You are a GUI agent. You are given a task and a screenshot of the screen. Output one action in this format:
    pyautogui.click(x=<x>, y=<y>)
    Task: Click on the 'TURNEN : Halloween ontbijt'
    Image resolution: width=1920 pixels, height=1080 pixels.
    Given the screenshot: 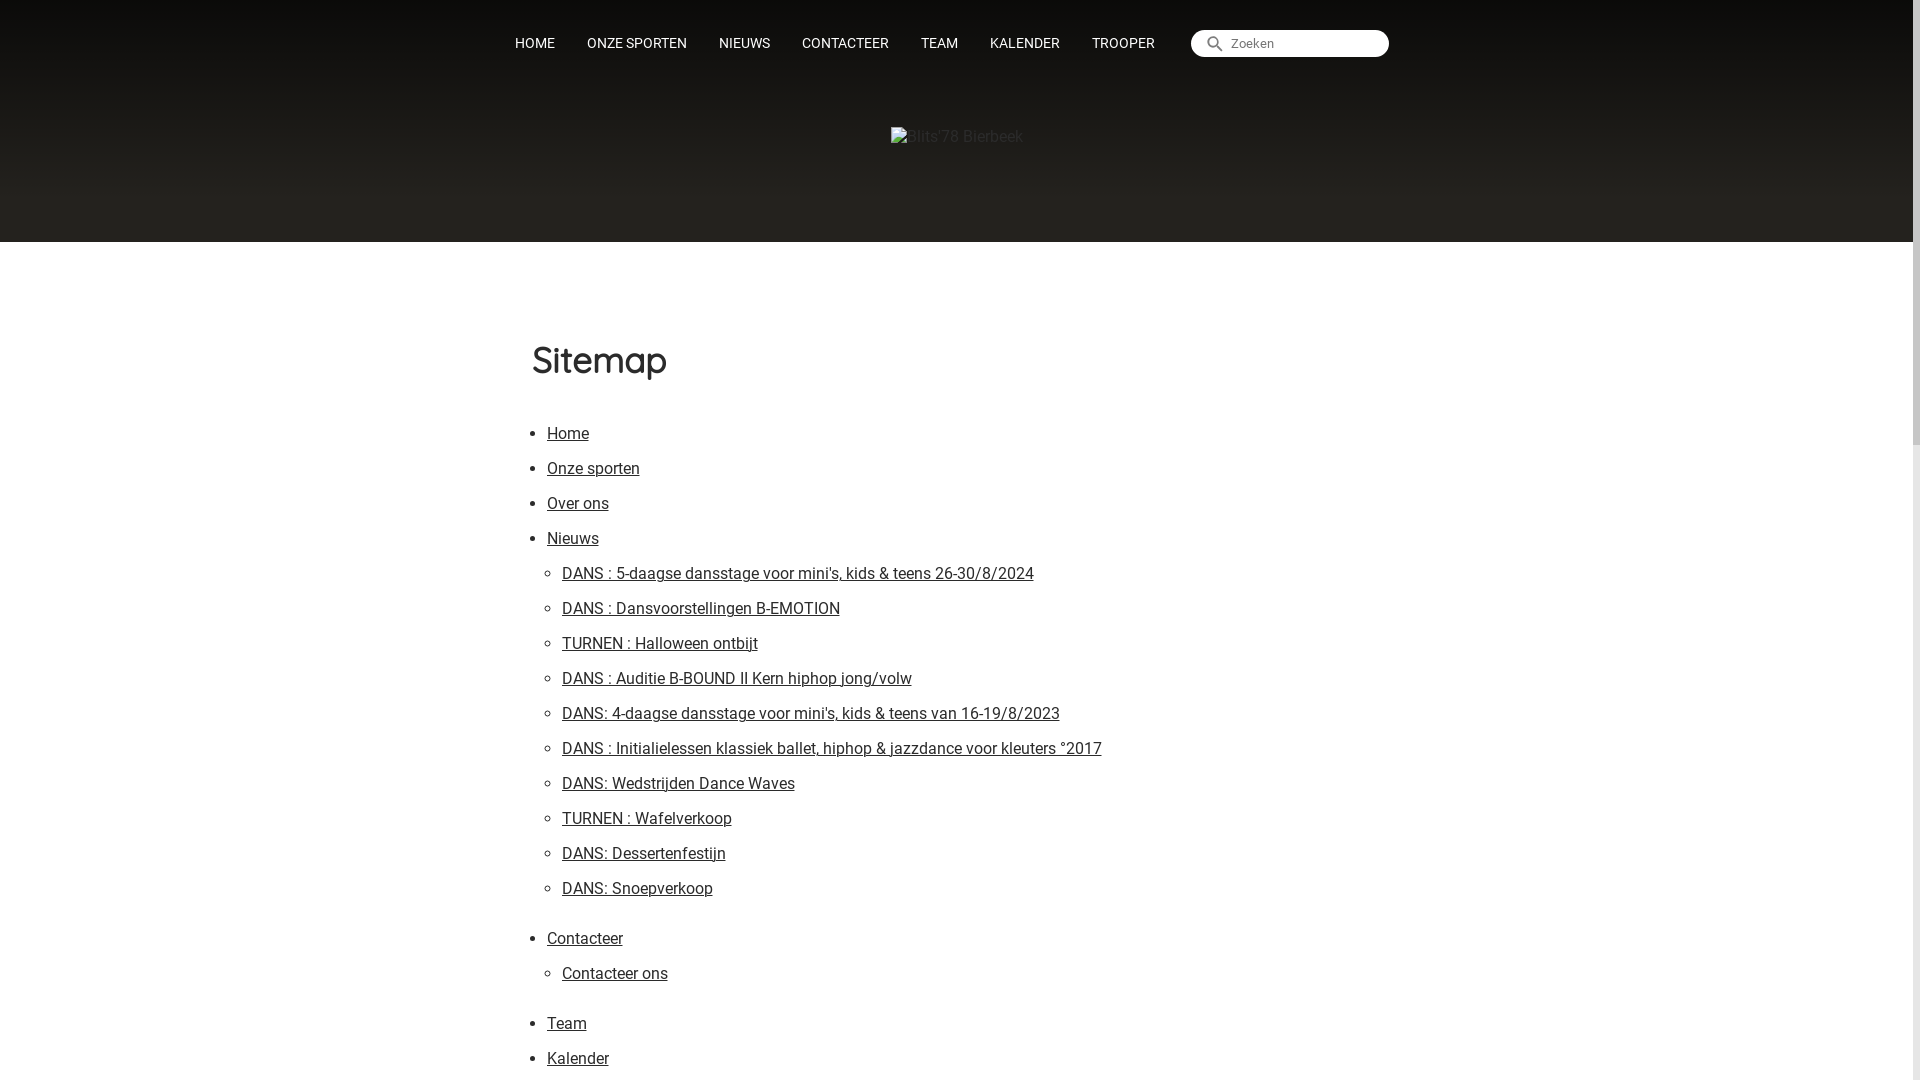 What is the action you would take?
    pyautogui.click(x=660, y=646)
    